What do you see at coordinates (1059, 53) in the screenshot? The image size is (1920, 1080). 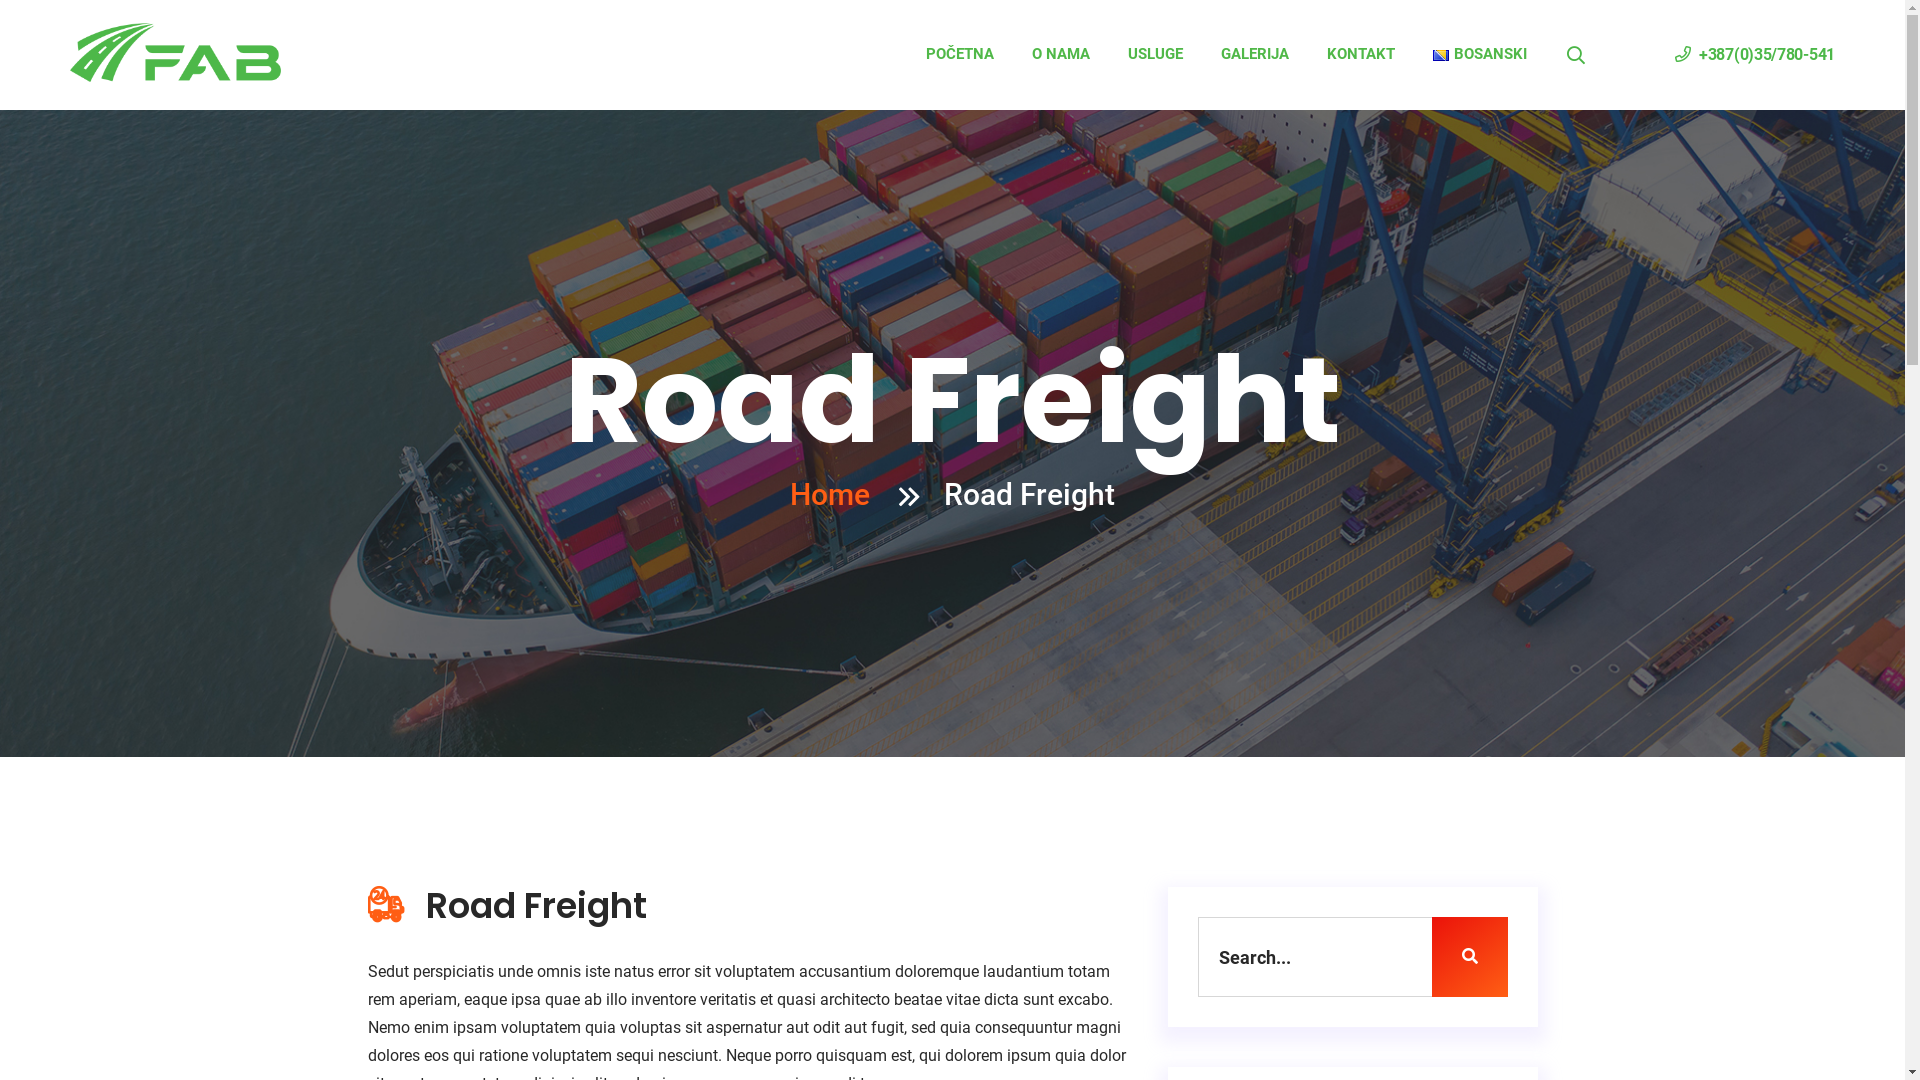 I see `'O NAMA'` at bounding box center [1059, 53].